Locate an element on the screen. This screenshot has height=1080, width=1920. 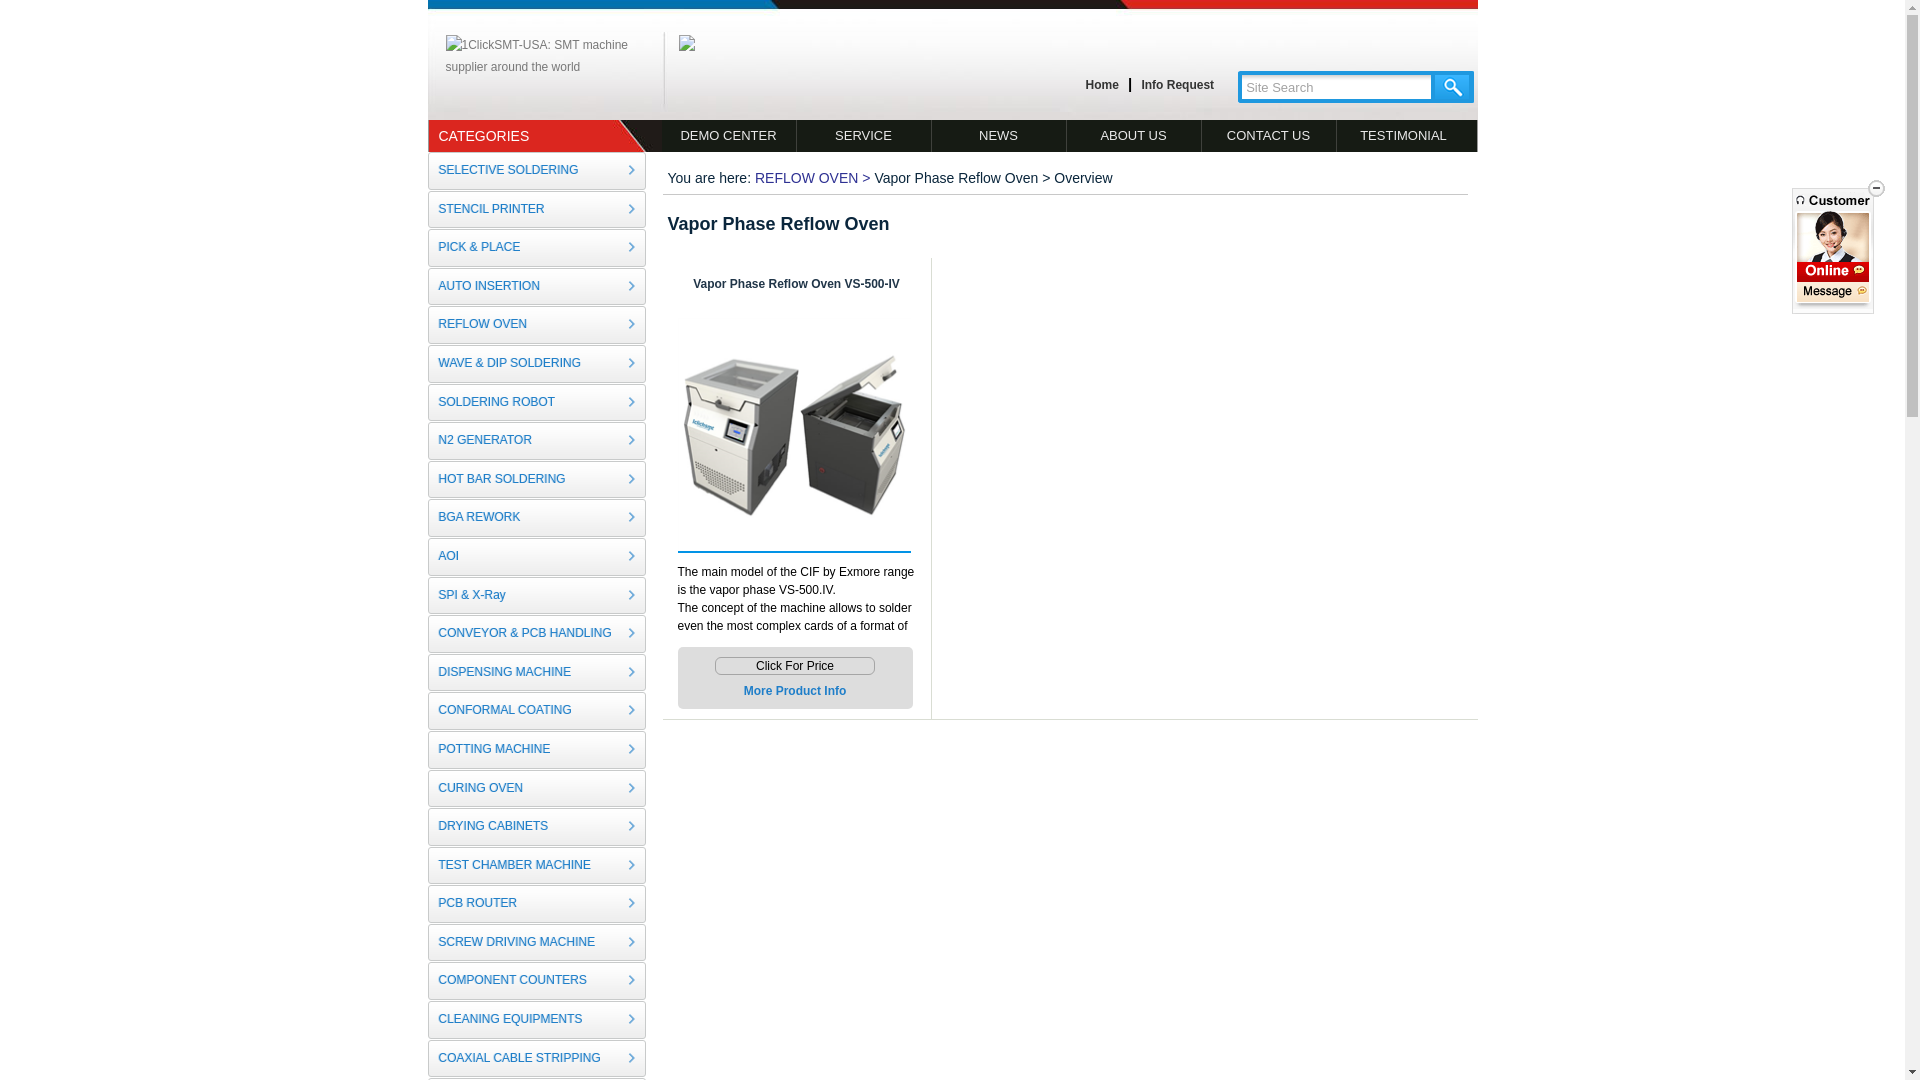
'POTTING MACHINE' is located at coordinates (537, 749).